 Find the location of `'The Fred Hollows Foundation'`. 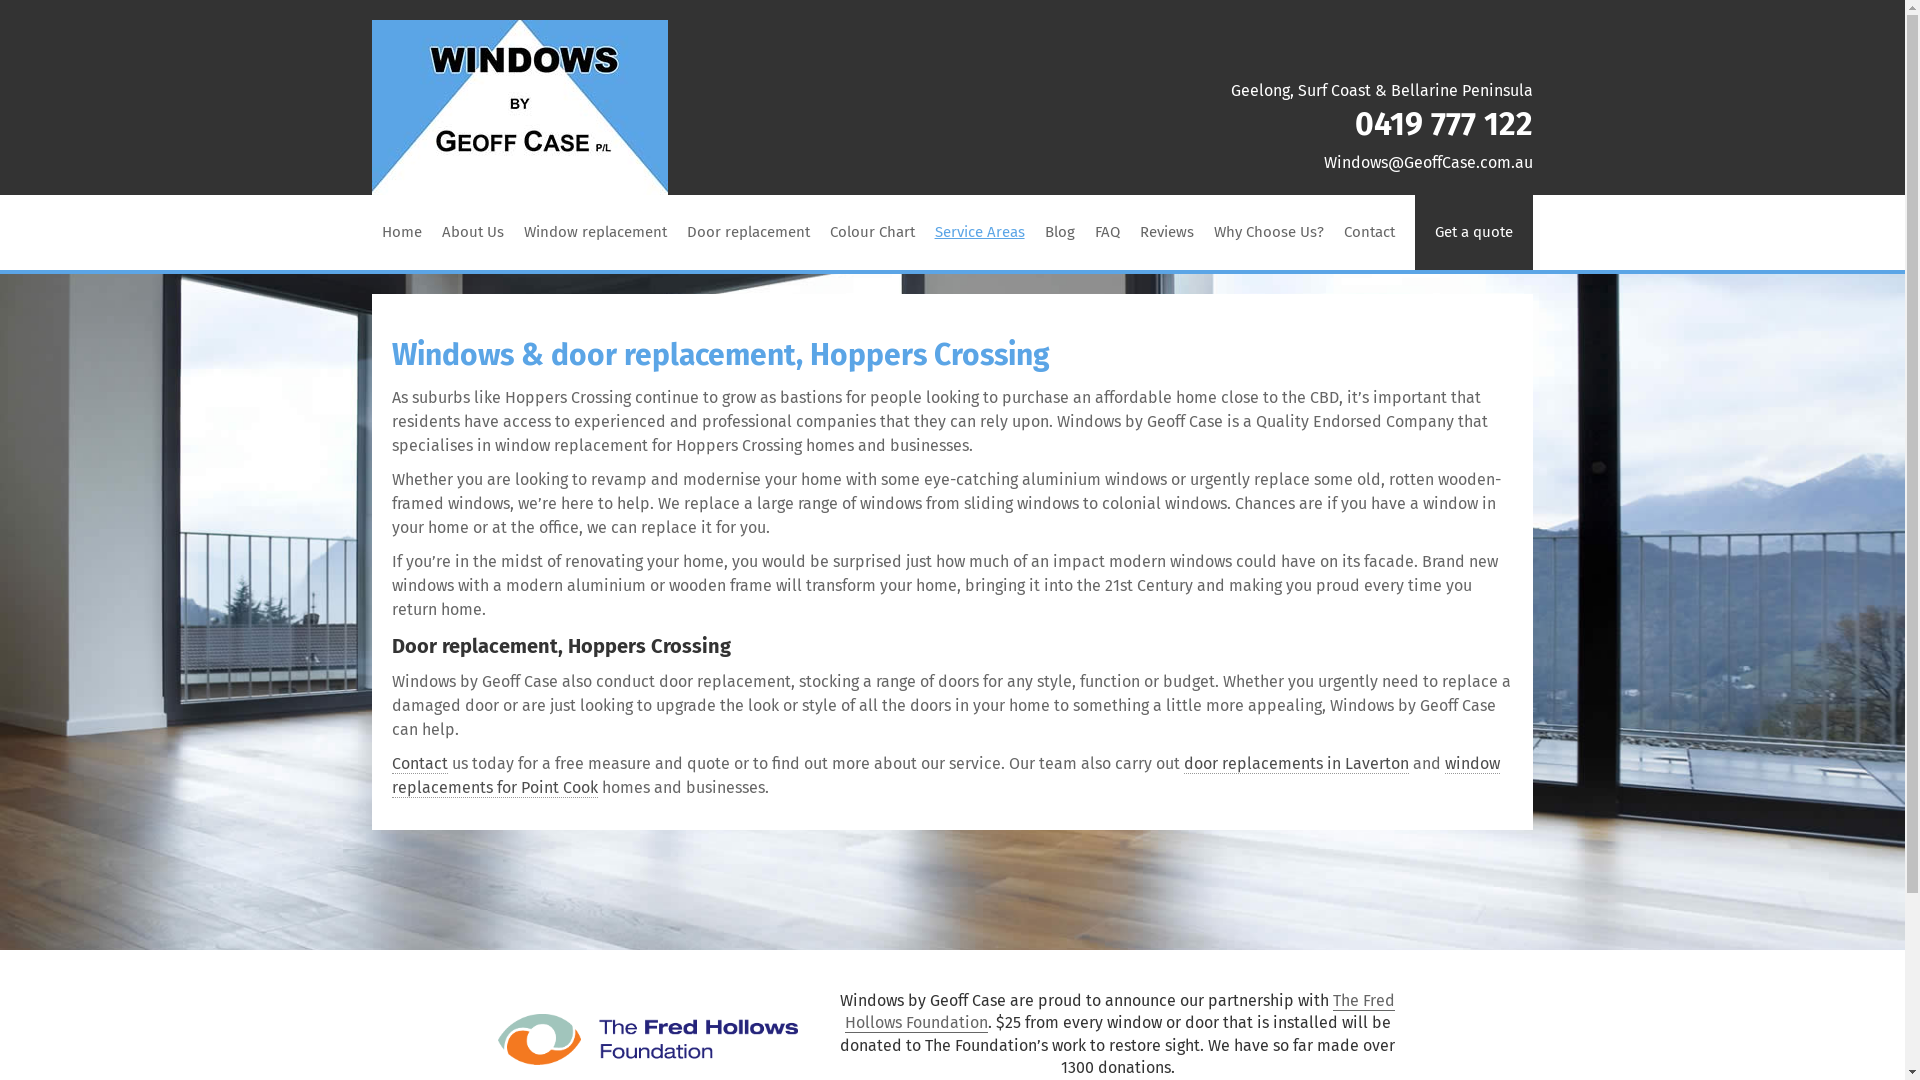

'The Fred Hollows Foundation' is located at coordinates (1118, 1011).